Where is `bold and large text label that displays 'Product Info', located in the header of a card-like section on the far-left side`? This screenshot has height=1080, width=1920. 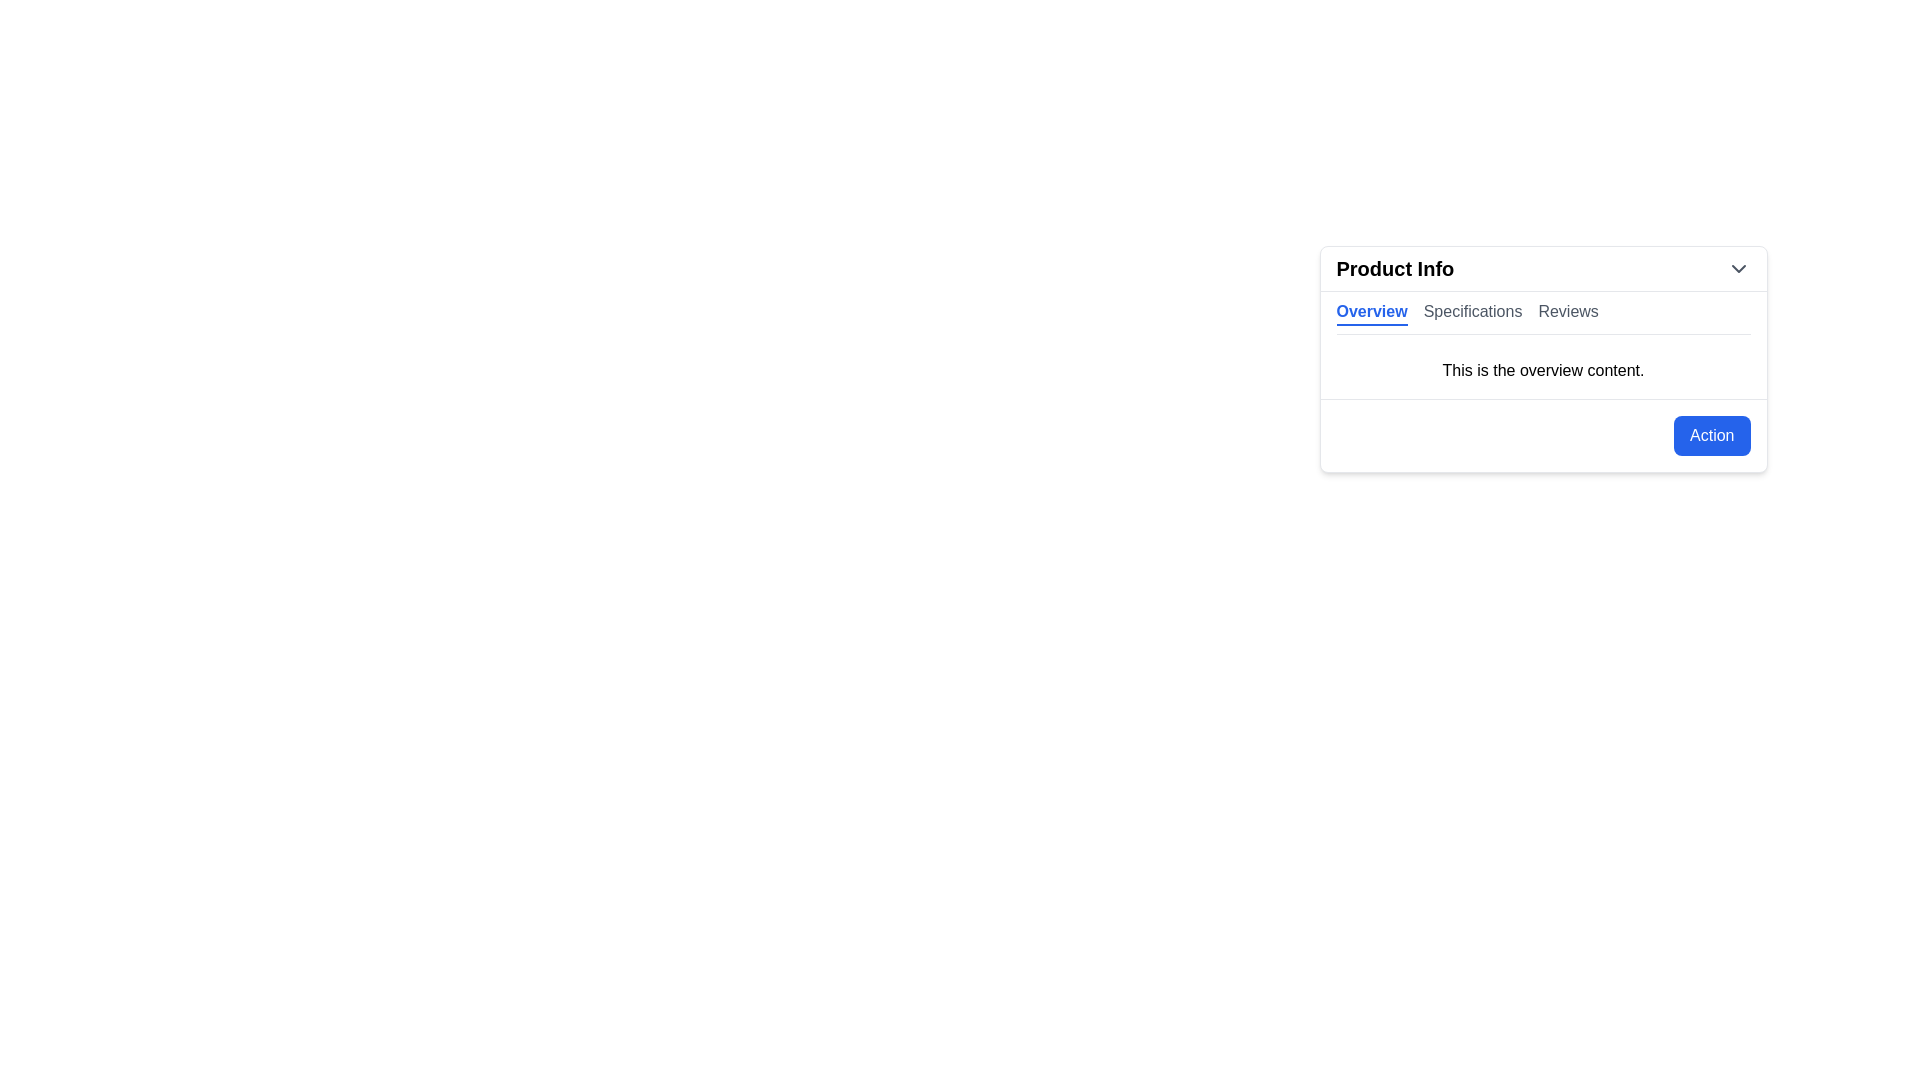
bold and large text label that displays 'Product Info', located in the header of a card-like section on the far-left side is located at coordinates (1394, 268).